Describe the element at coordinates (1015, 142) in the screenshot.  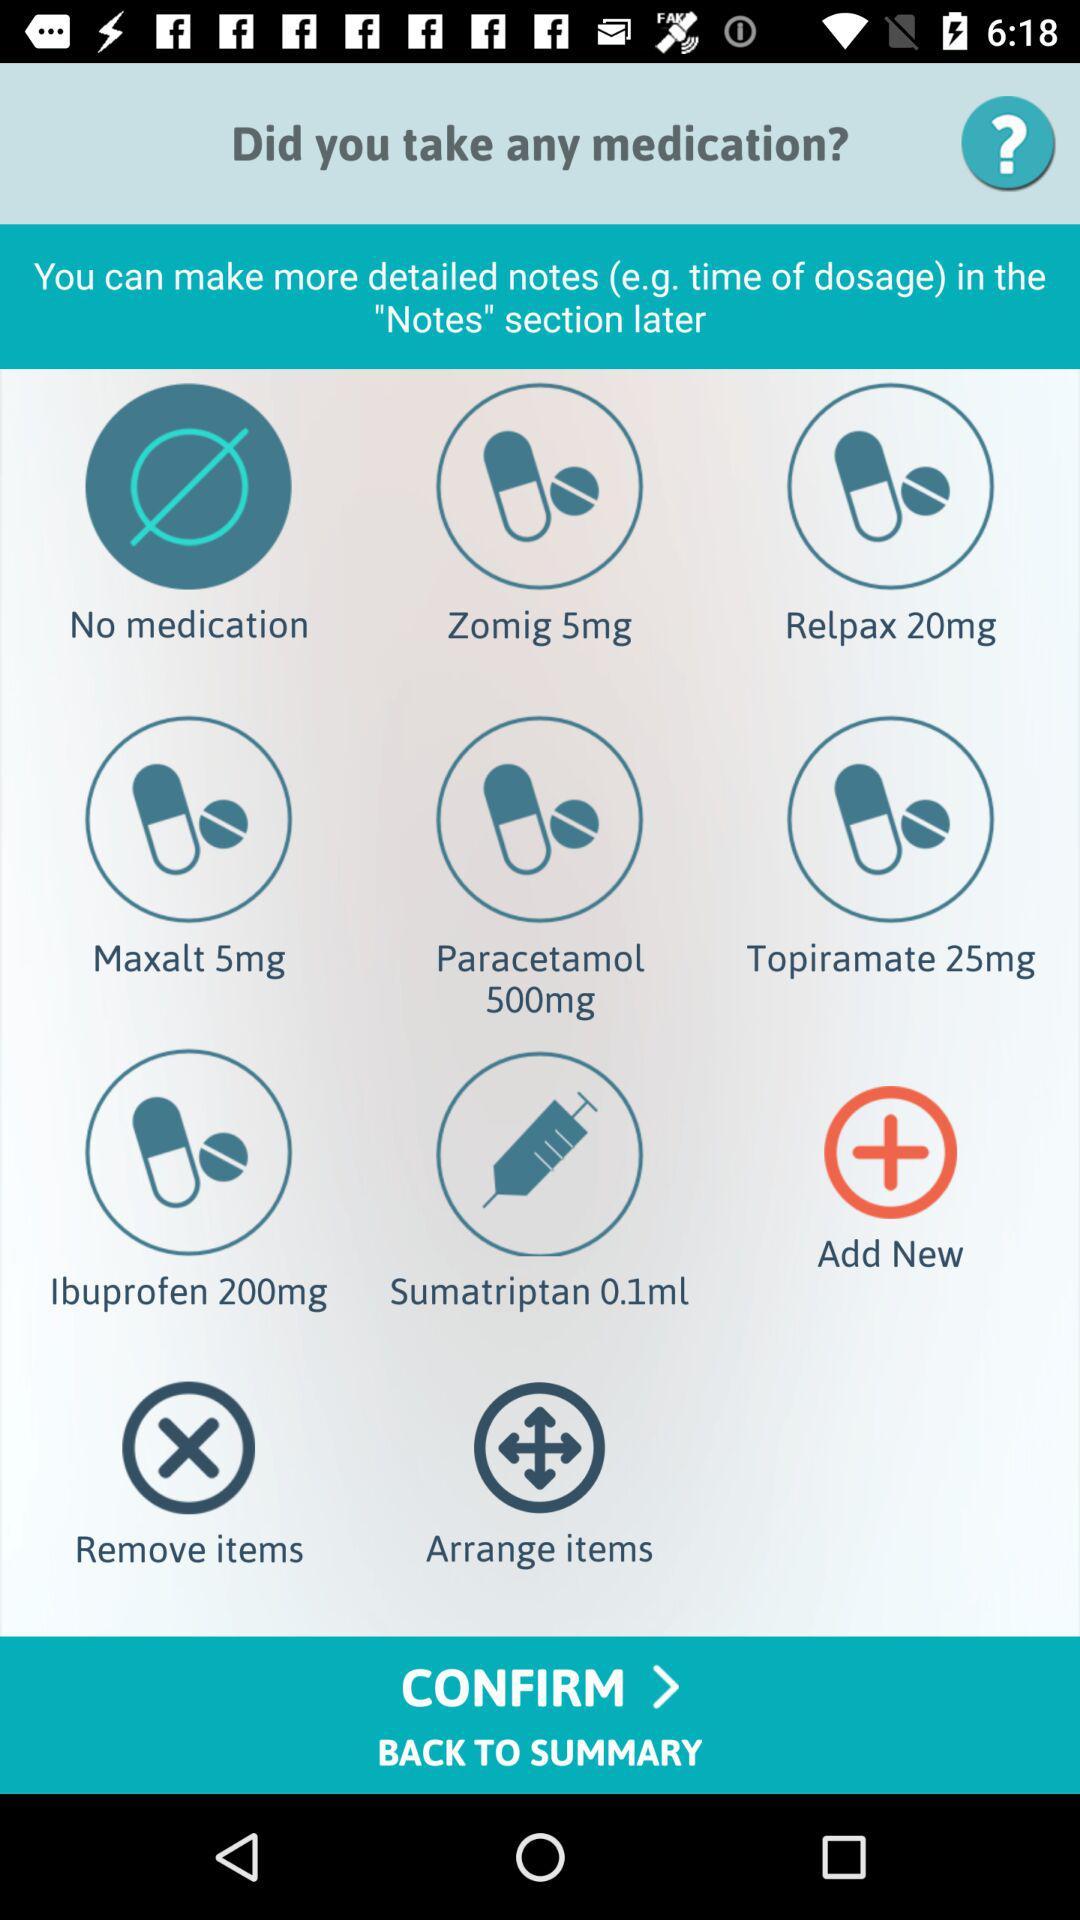
I see `more clarification about taking medication` at that location.